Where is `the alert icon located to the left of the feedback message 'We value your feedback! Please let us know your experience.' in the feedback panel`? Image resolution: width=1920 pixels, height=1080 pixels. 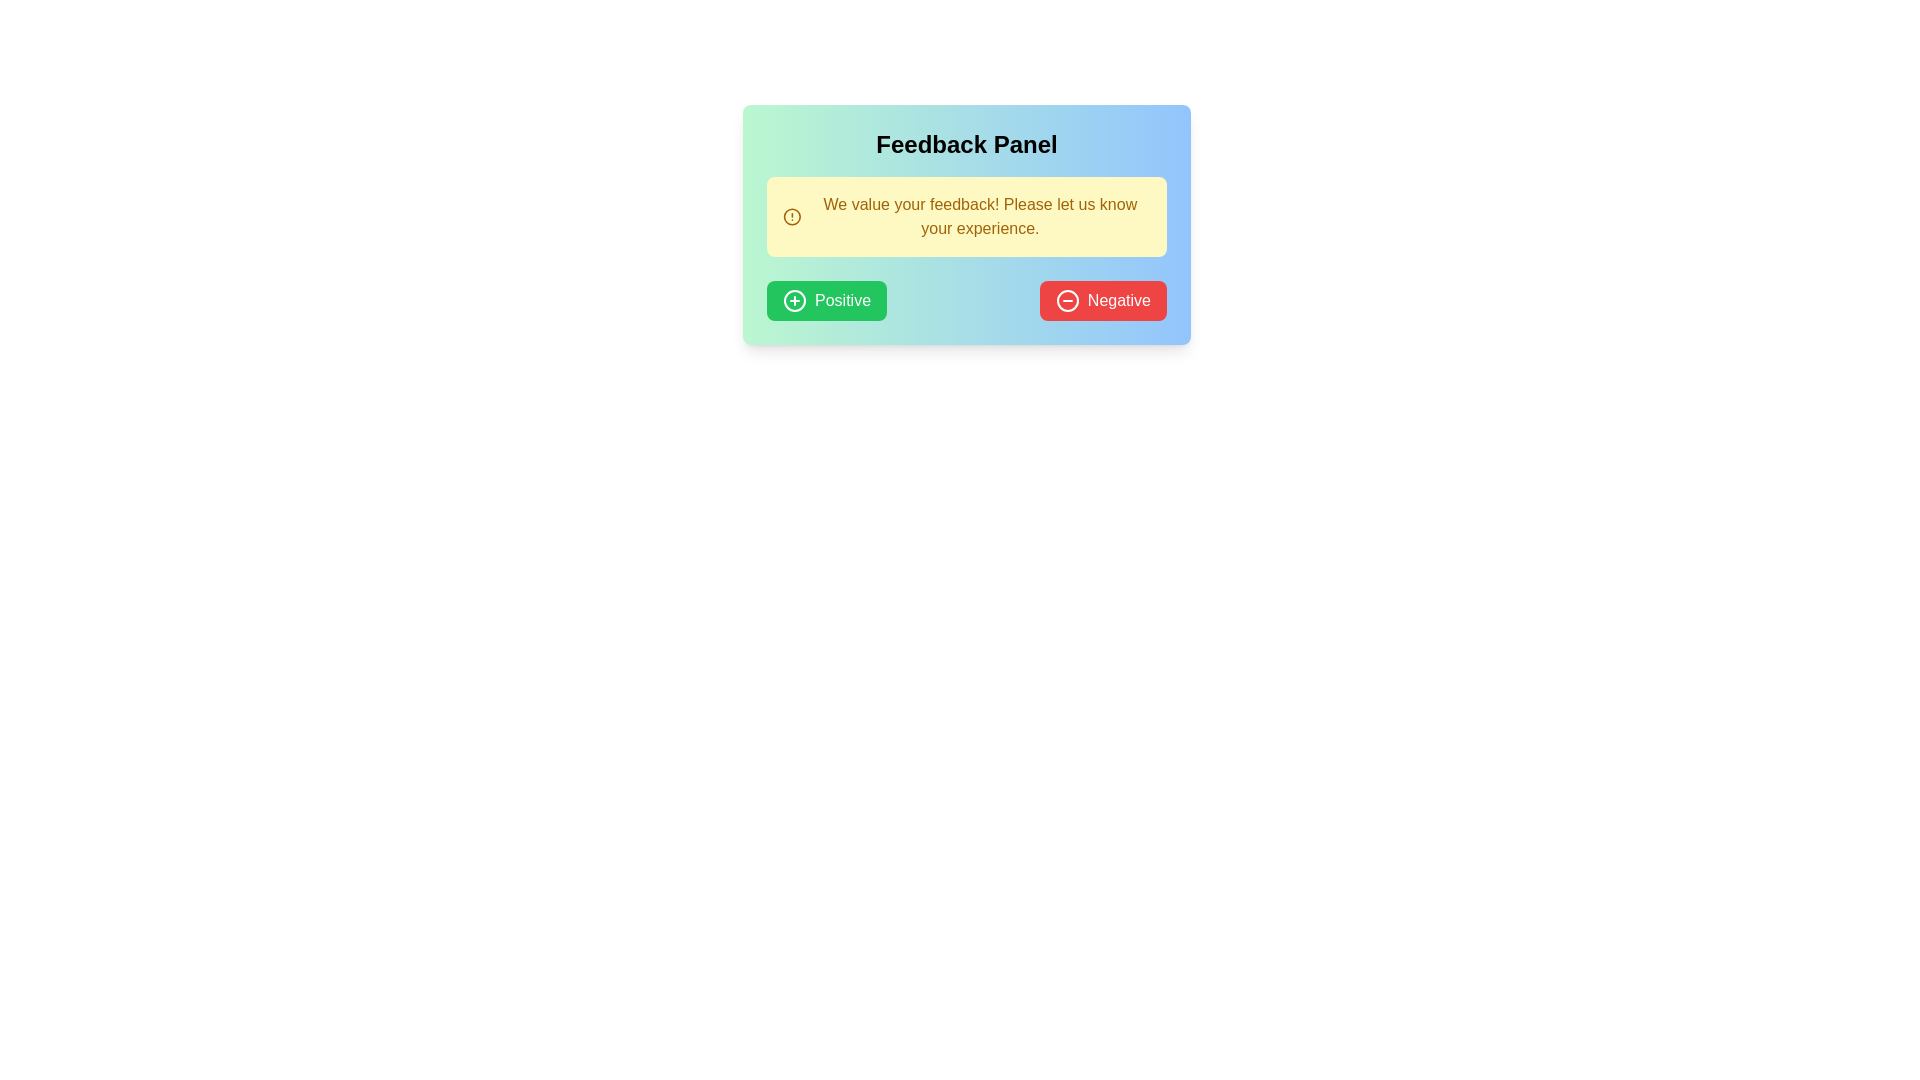 the alert icon located to the left of the feedback message 'We value your feedback! Please let us know your experience.' in the feedback panel is located at coordinates (791, 216).